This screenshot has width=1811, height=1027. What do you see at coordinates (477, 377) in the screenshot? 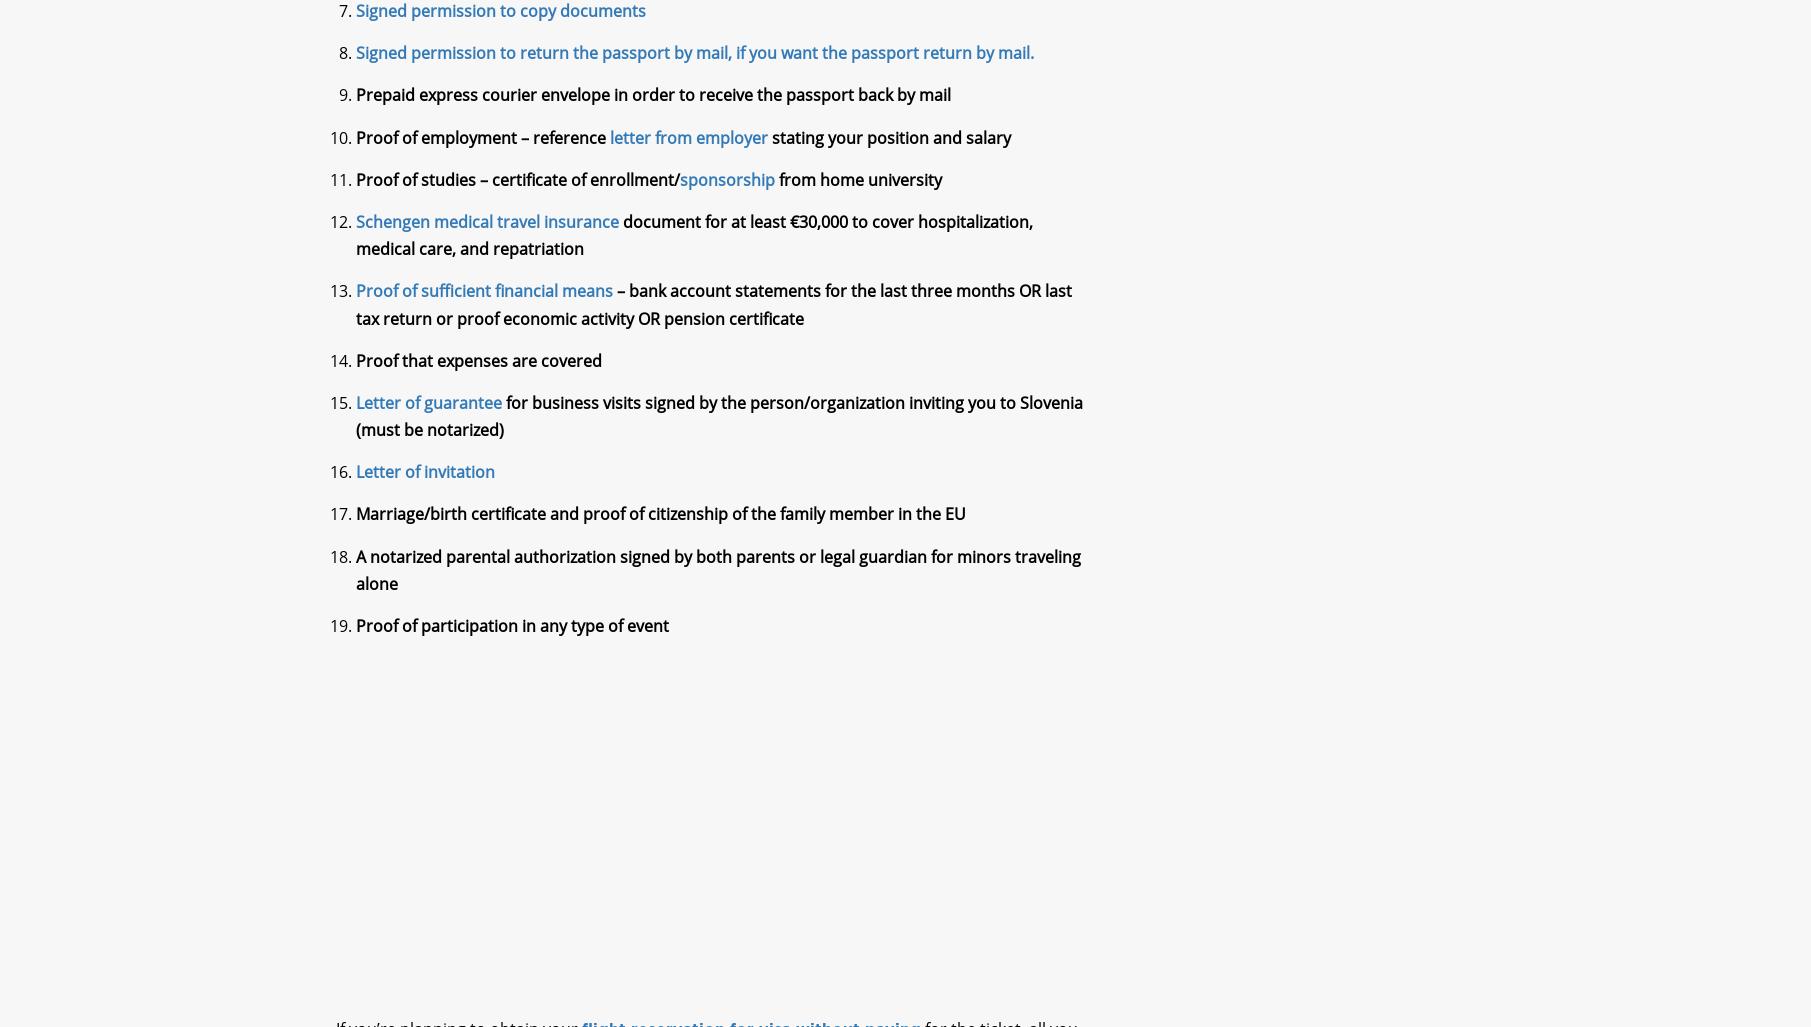
I see `'Proof that expenses are covered'` at bounding box center [477, 377].